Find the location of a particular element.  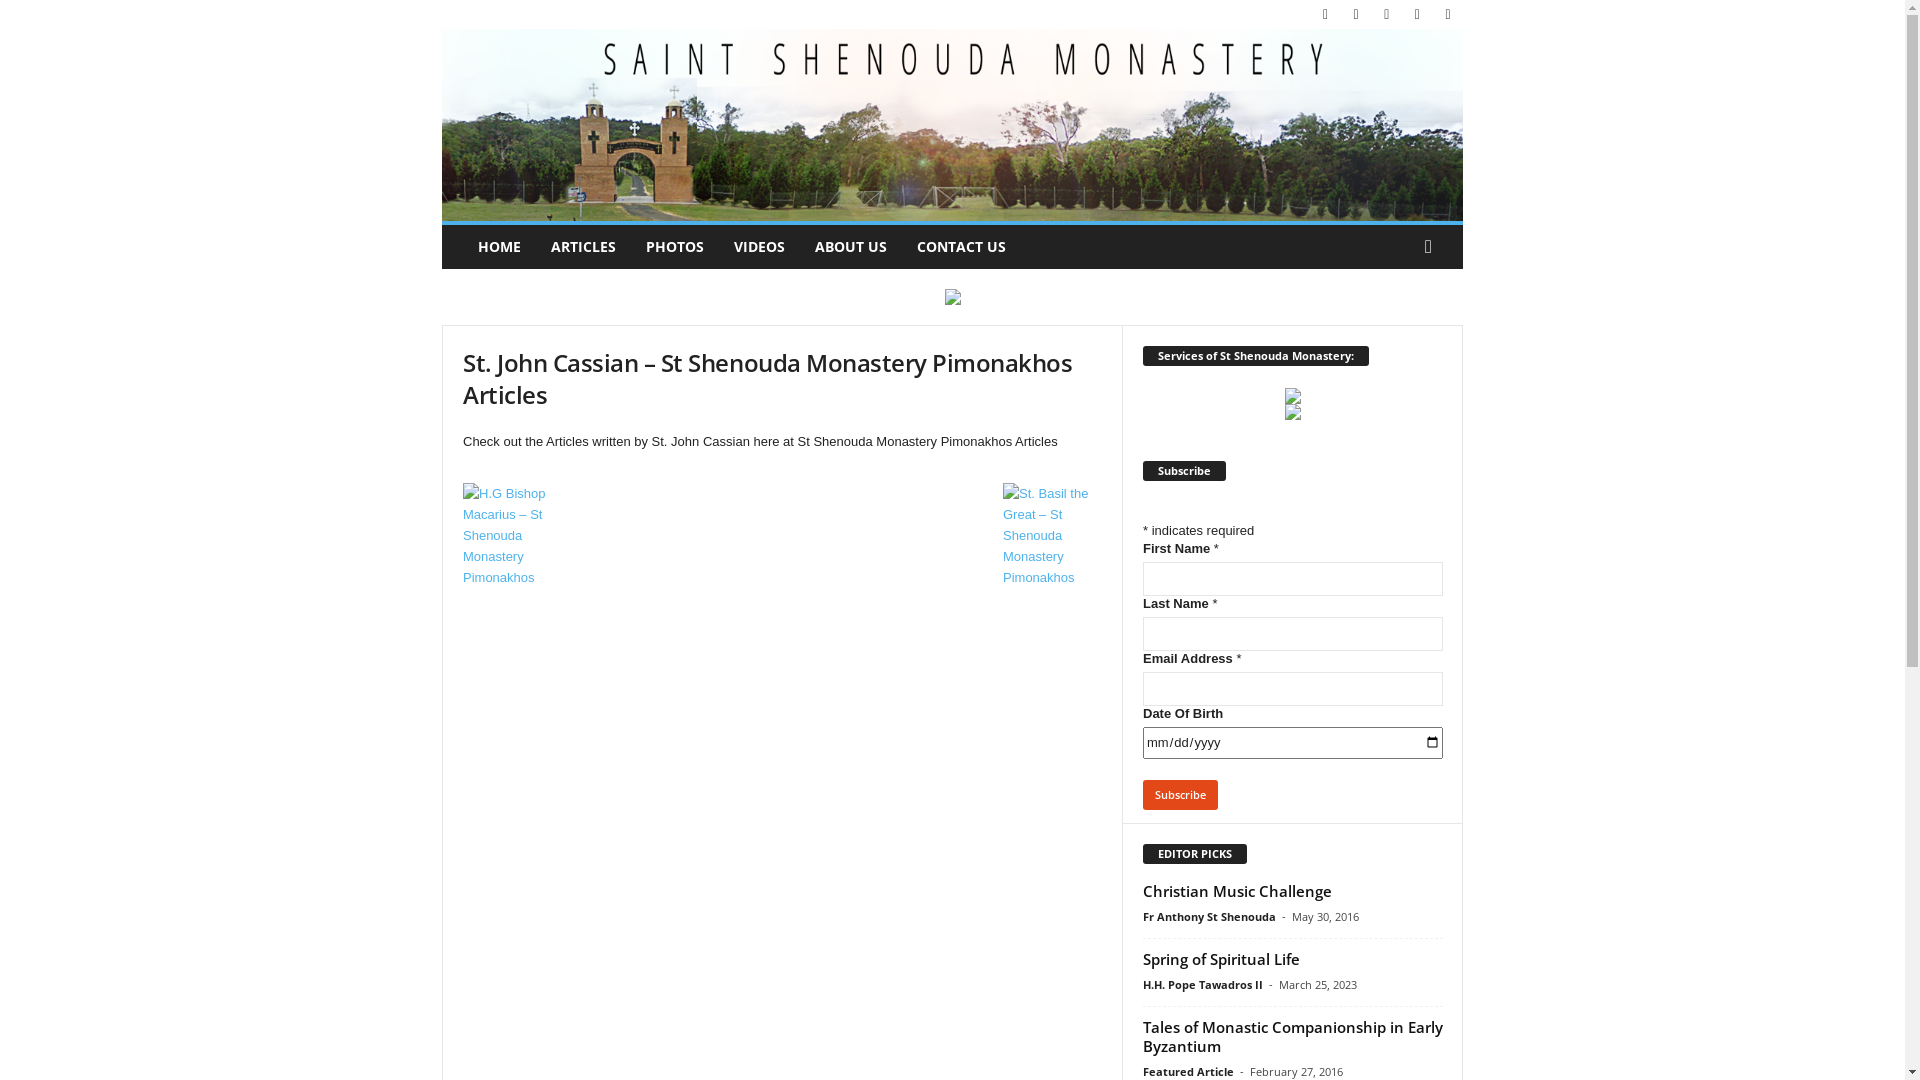

'PHOTOS' is located at coordinates (675, 245).